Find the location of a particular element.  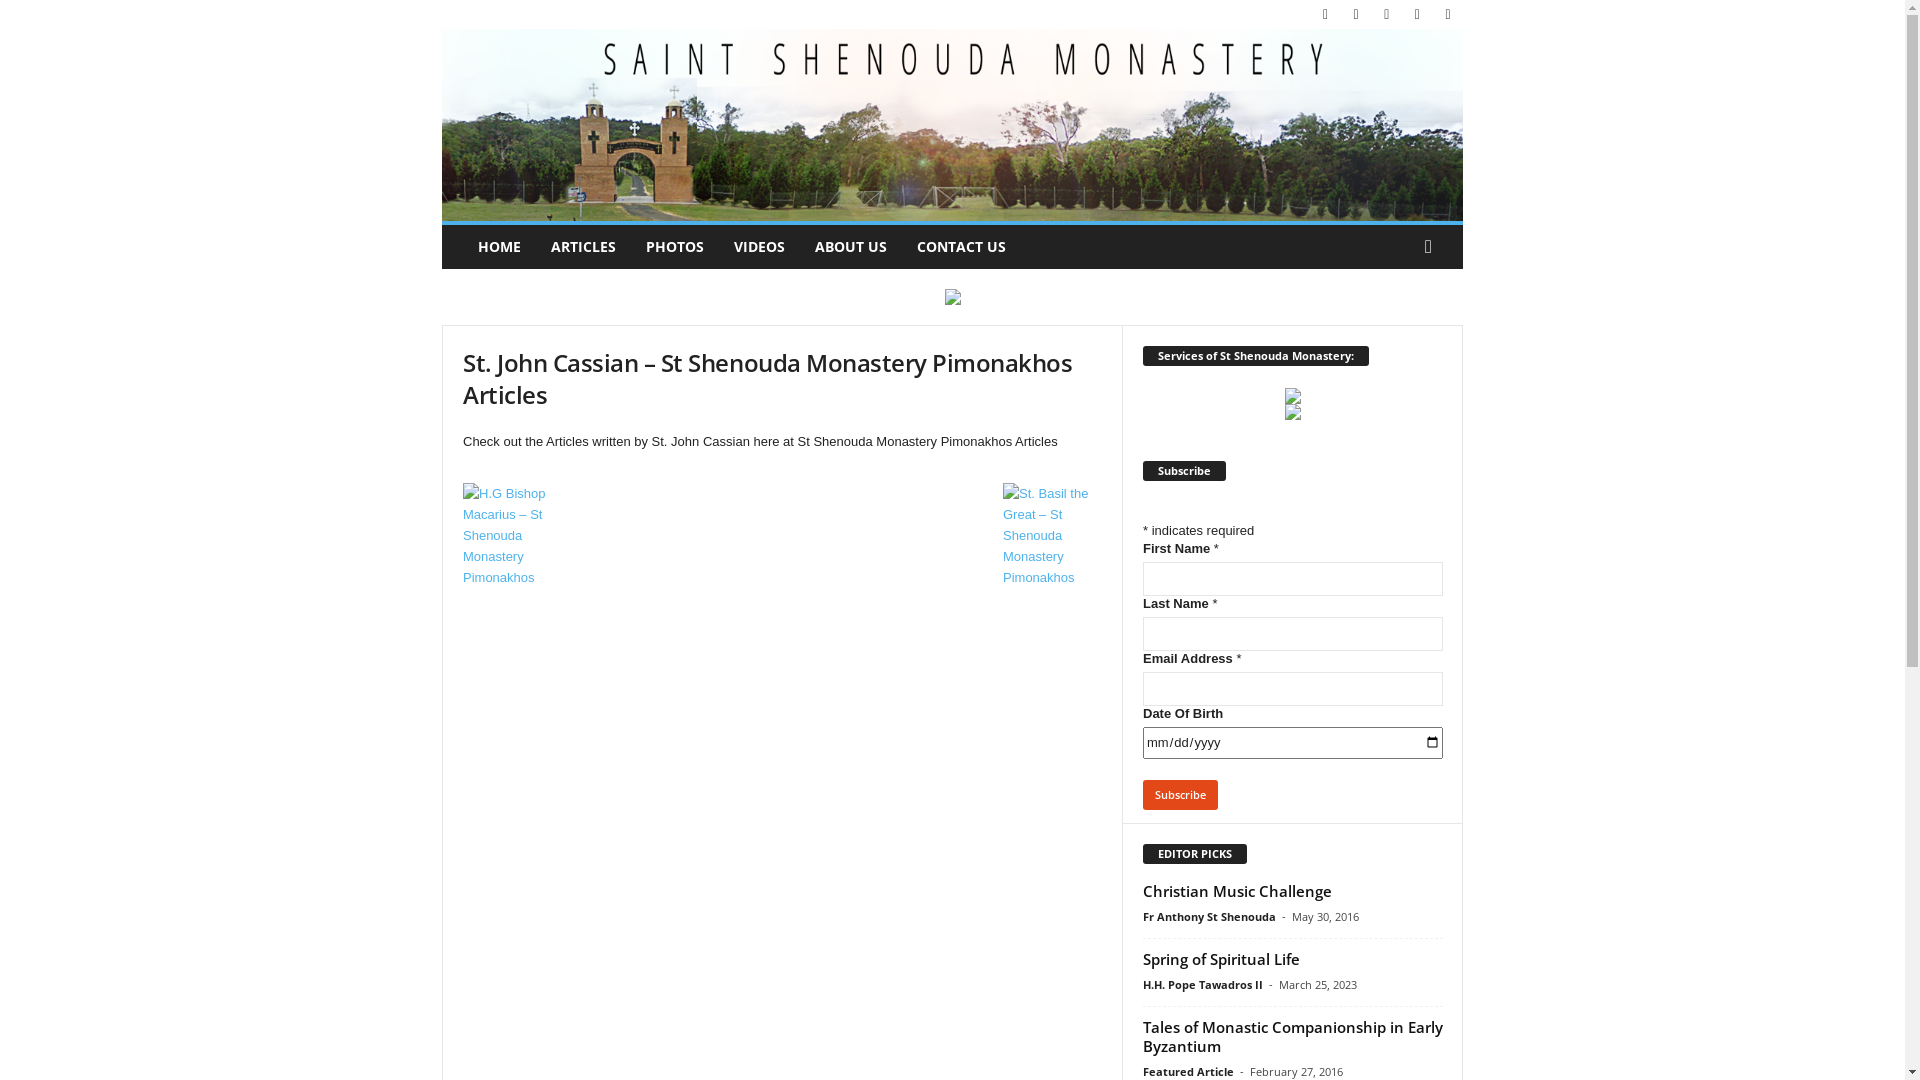

'PHOTOS' is located at coordinates (675, 245).